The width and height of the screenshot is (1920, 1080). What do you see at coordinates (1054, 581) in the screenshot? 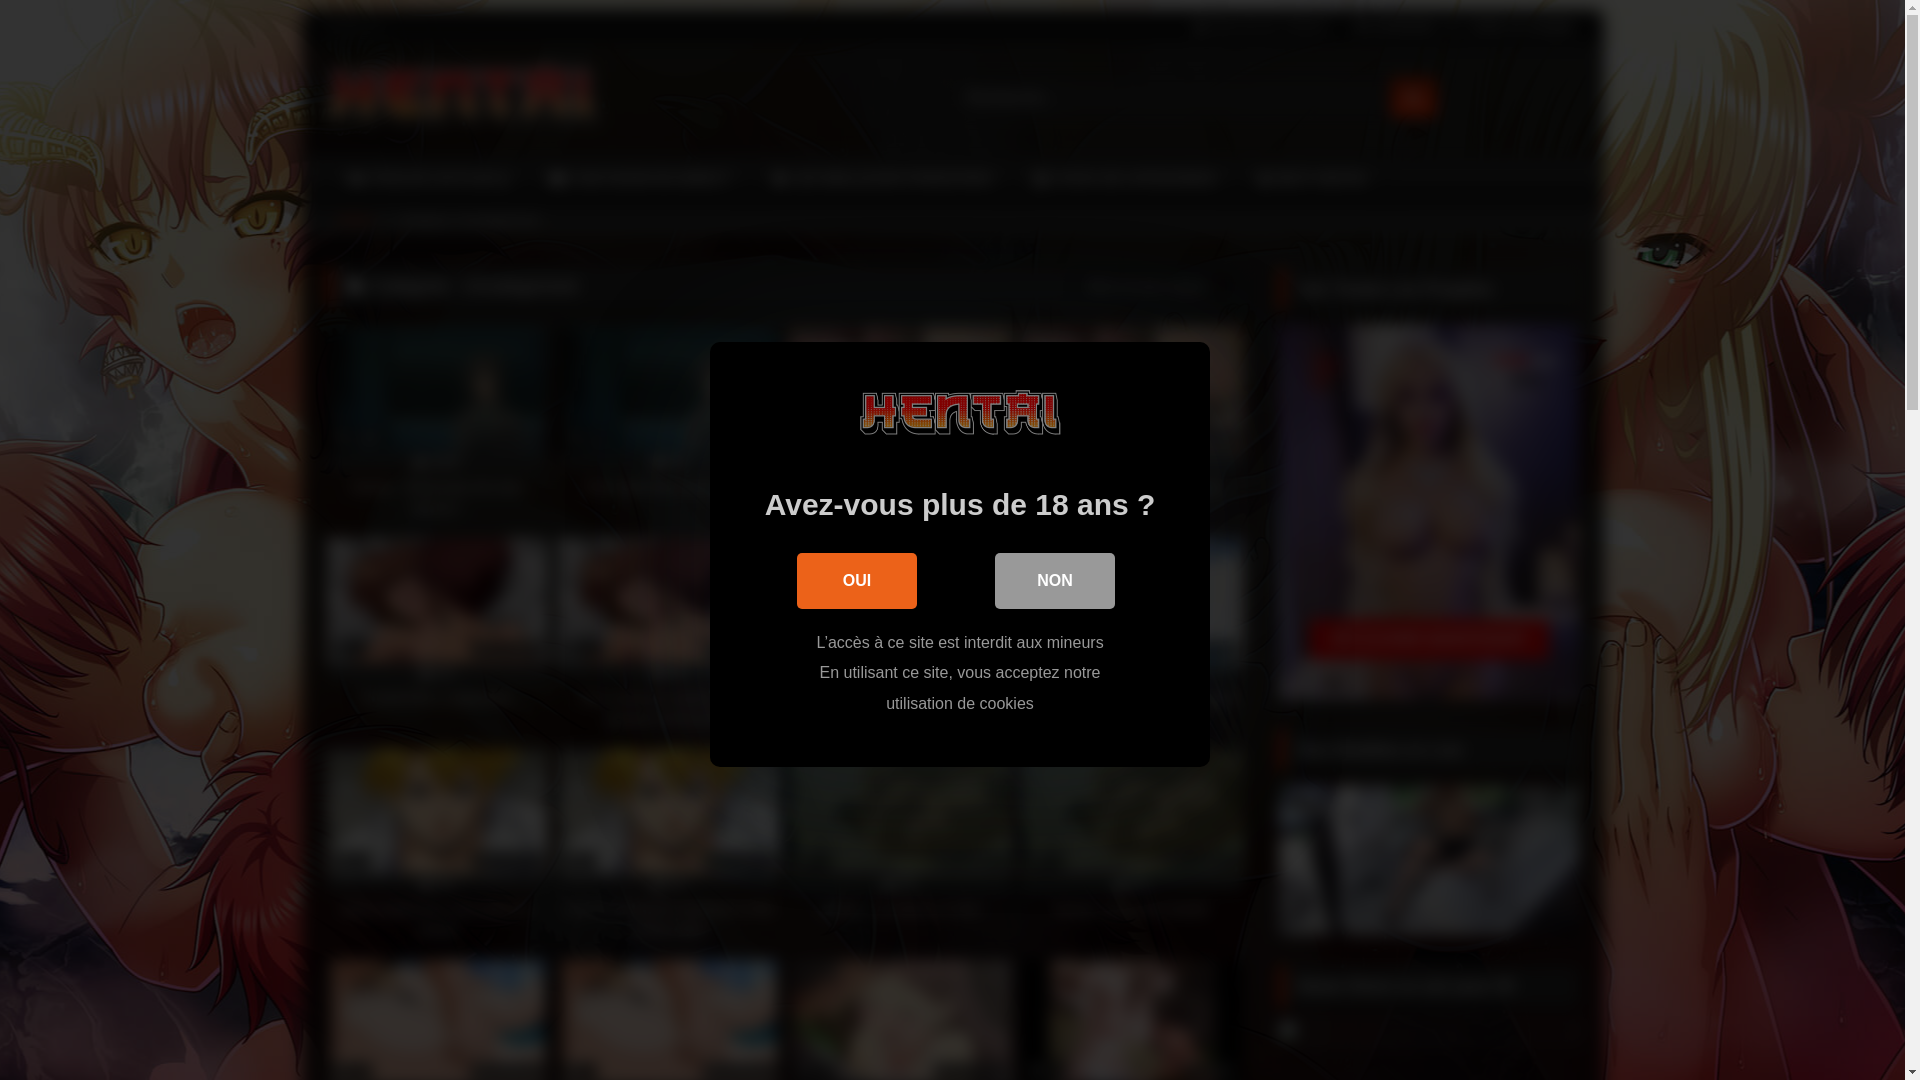
I see `'NON'` at bounding box center [1054, 581].